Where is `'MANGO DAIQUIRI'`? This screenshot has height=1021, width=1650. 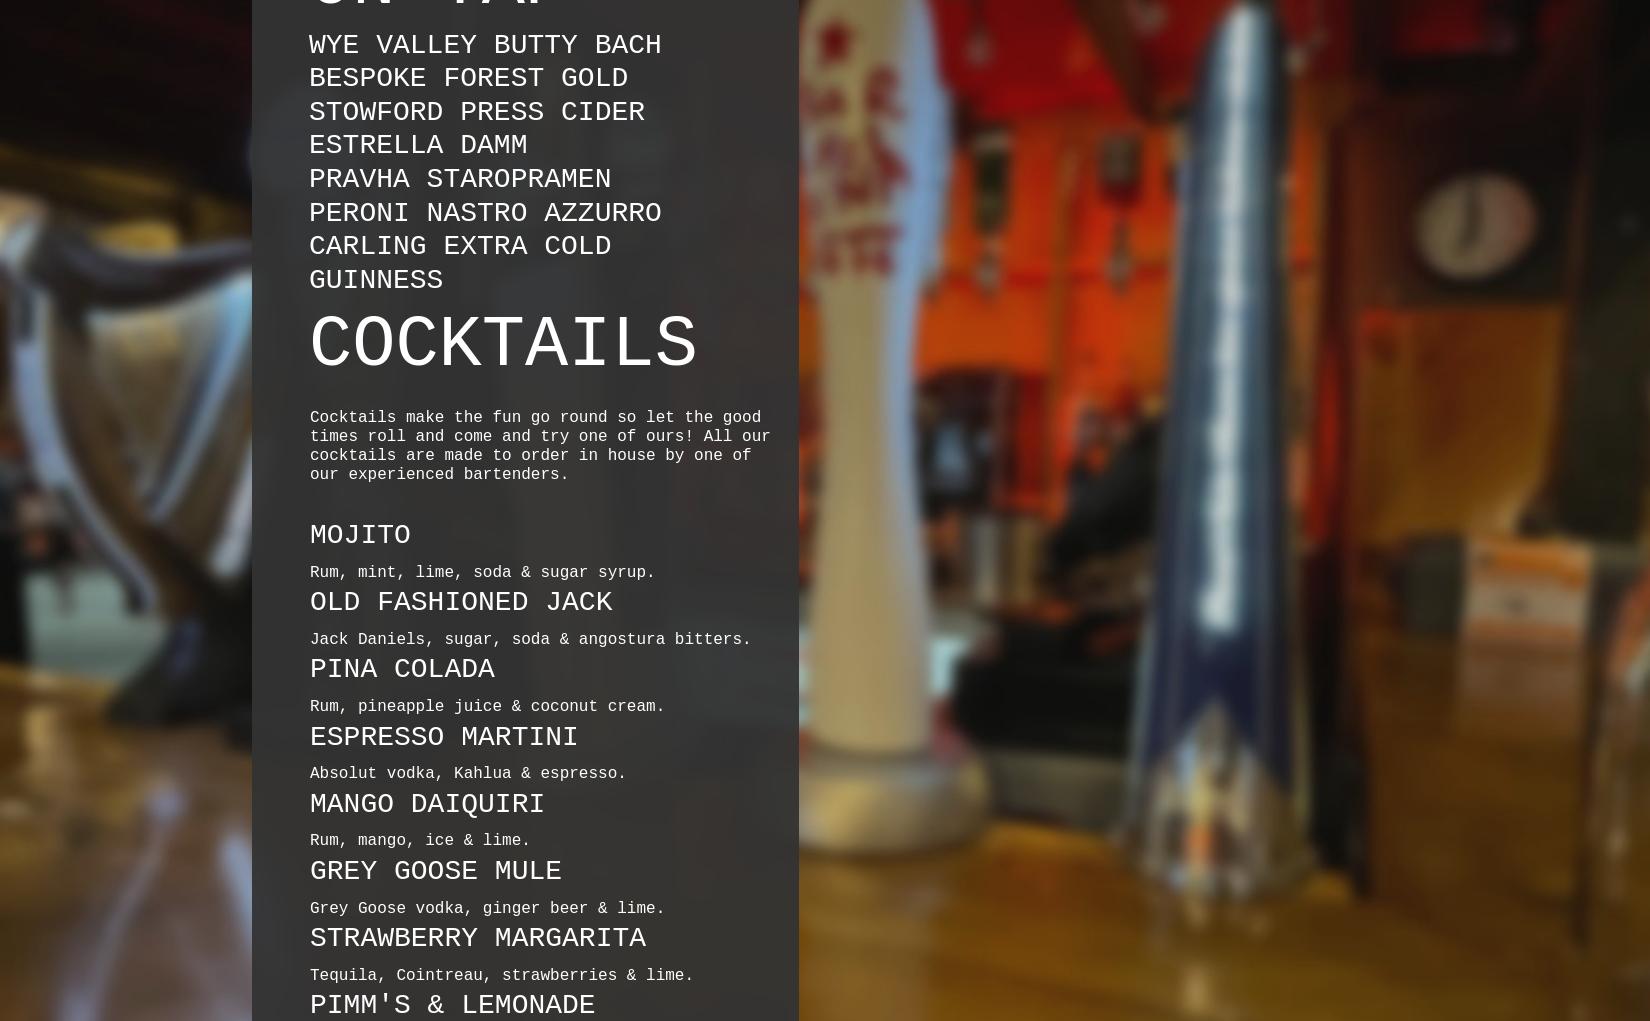 'MANGO DAIQUIRI' is located at coordinates (426, 802).